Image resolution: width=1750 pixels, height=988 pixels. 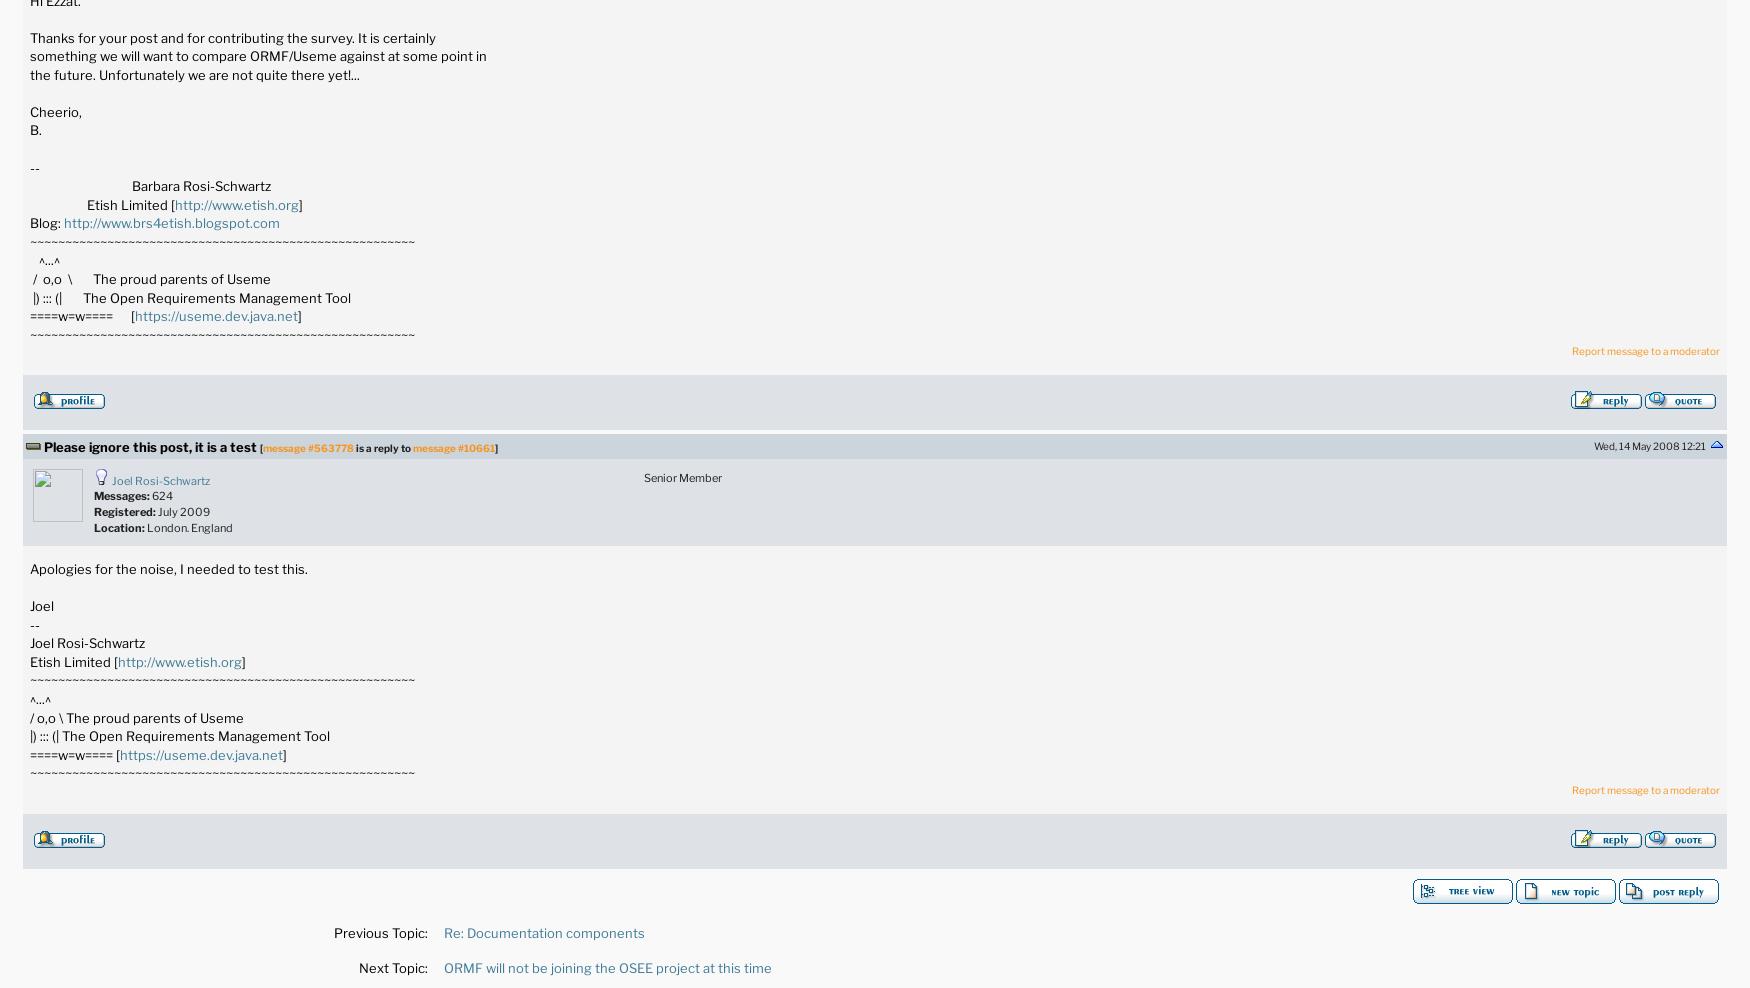 I want to click on 'is a reply to', so click(x=382, y=446).